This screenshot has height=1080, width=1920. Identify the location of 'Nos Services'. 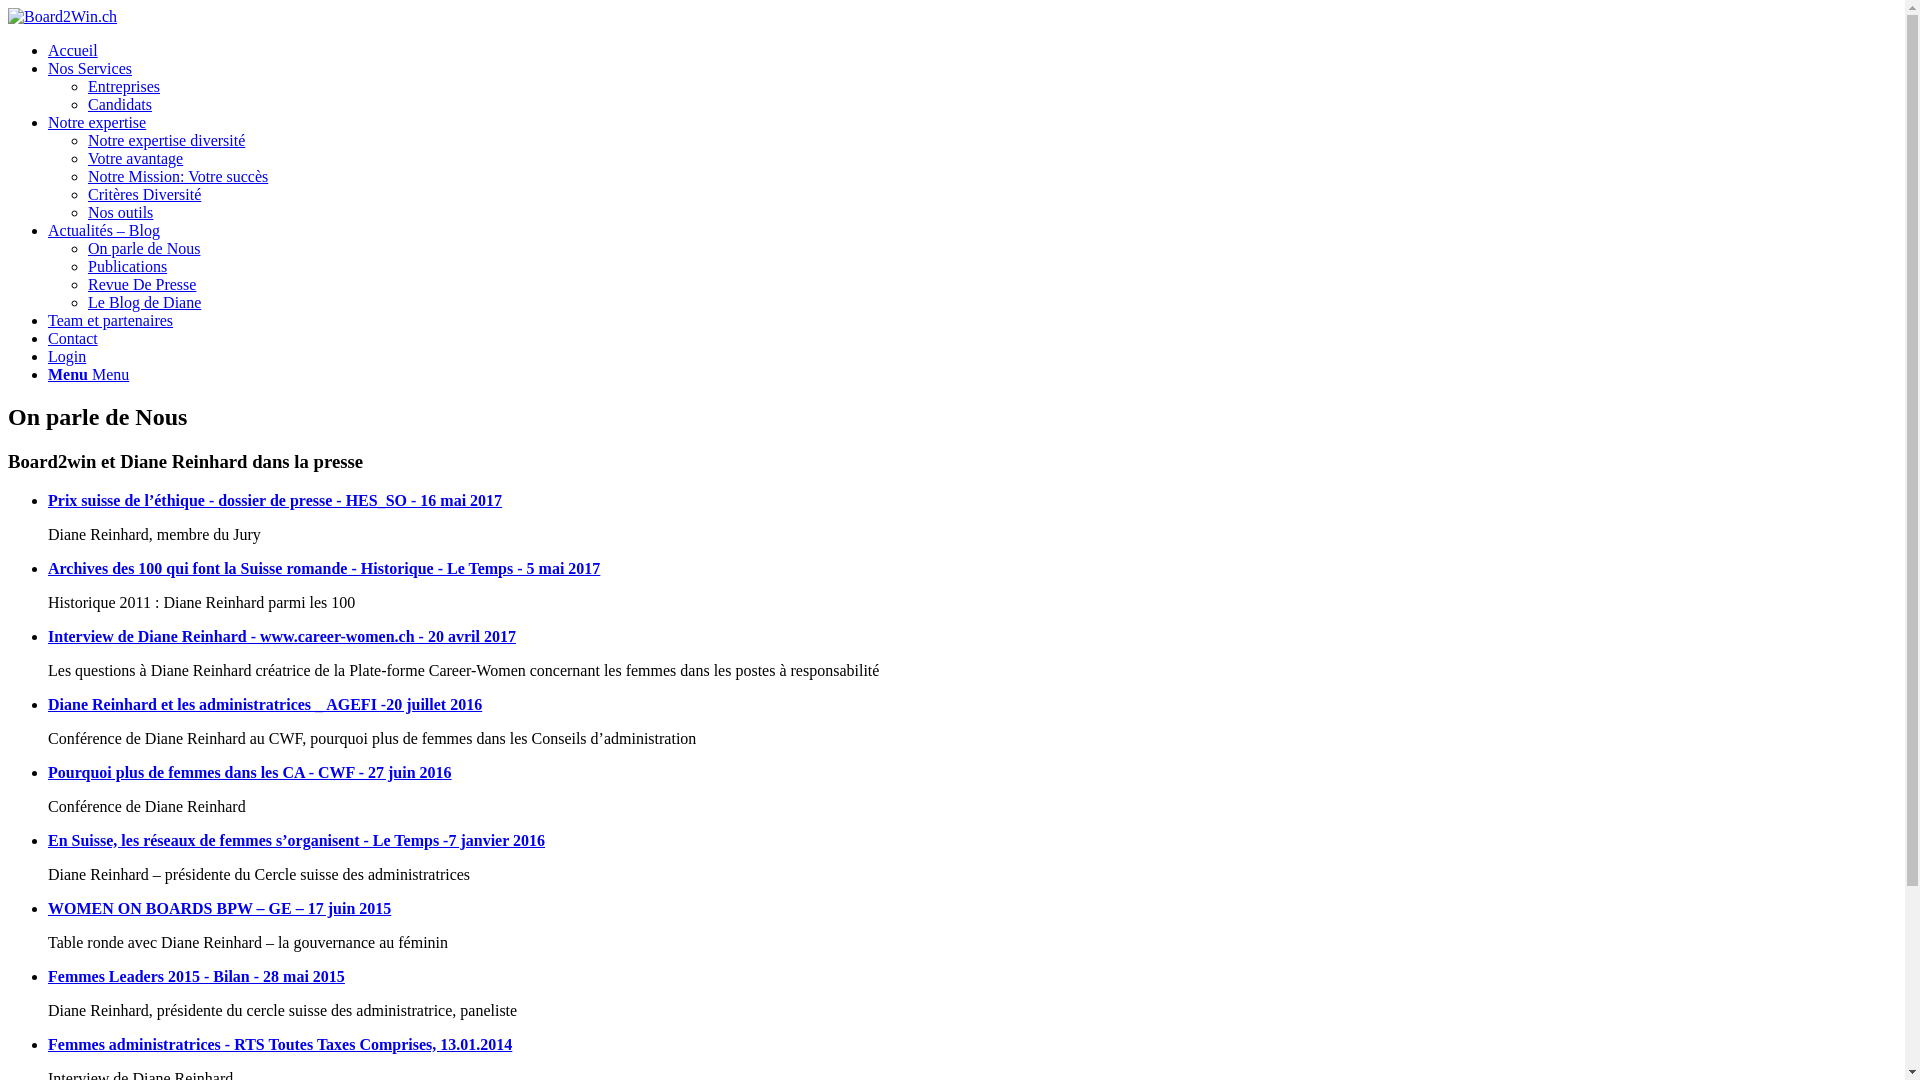
(89, 67).